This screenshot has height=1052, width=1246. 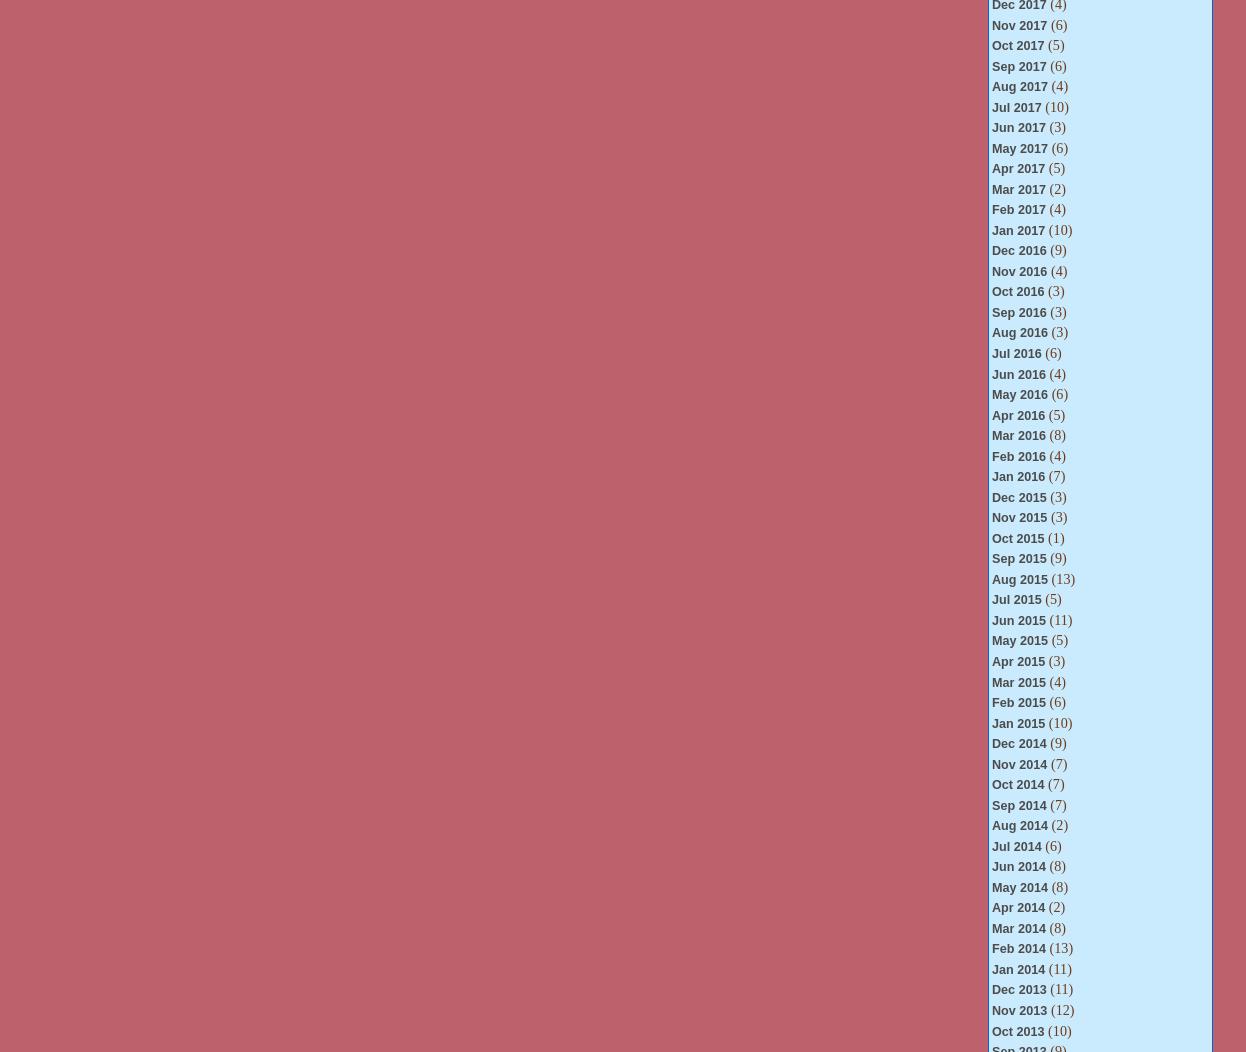 I want to click on 'Sep 2014', so click(x=1017, y=804).